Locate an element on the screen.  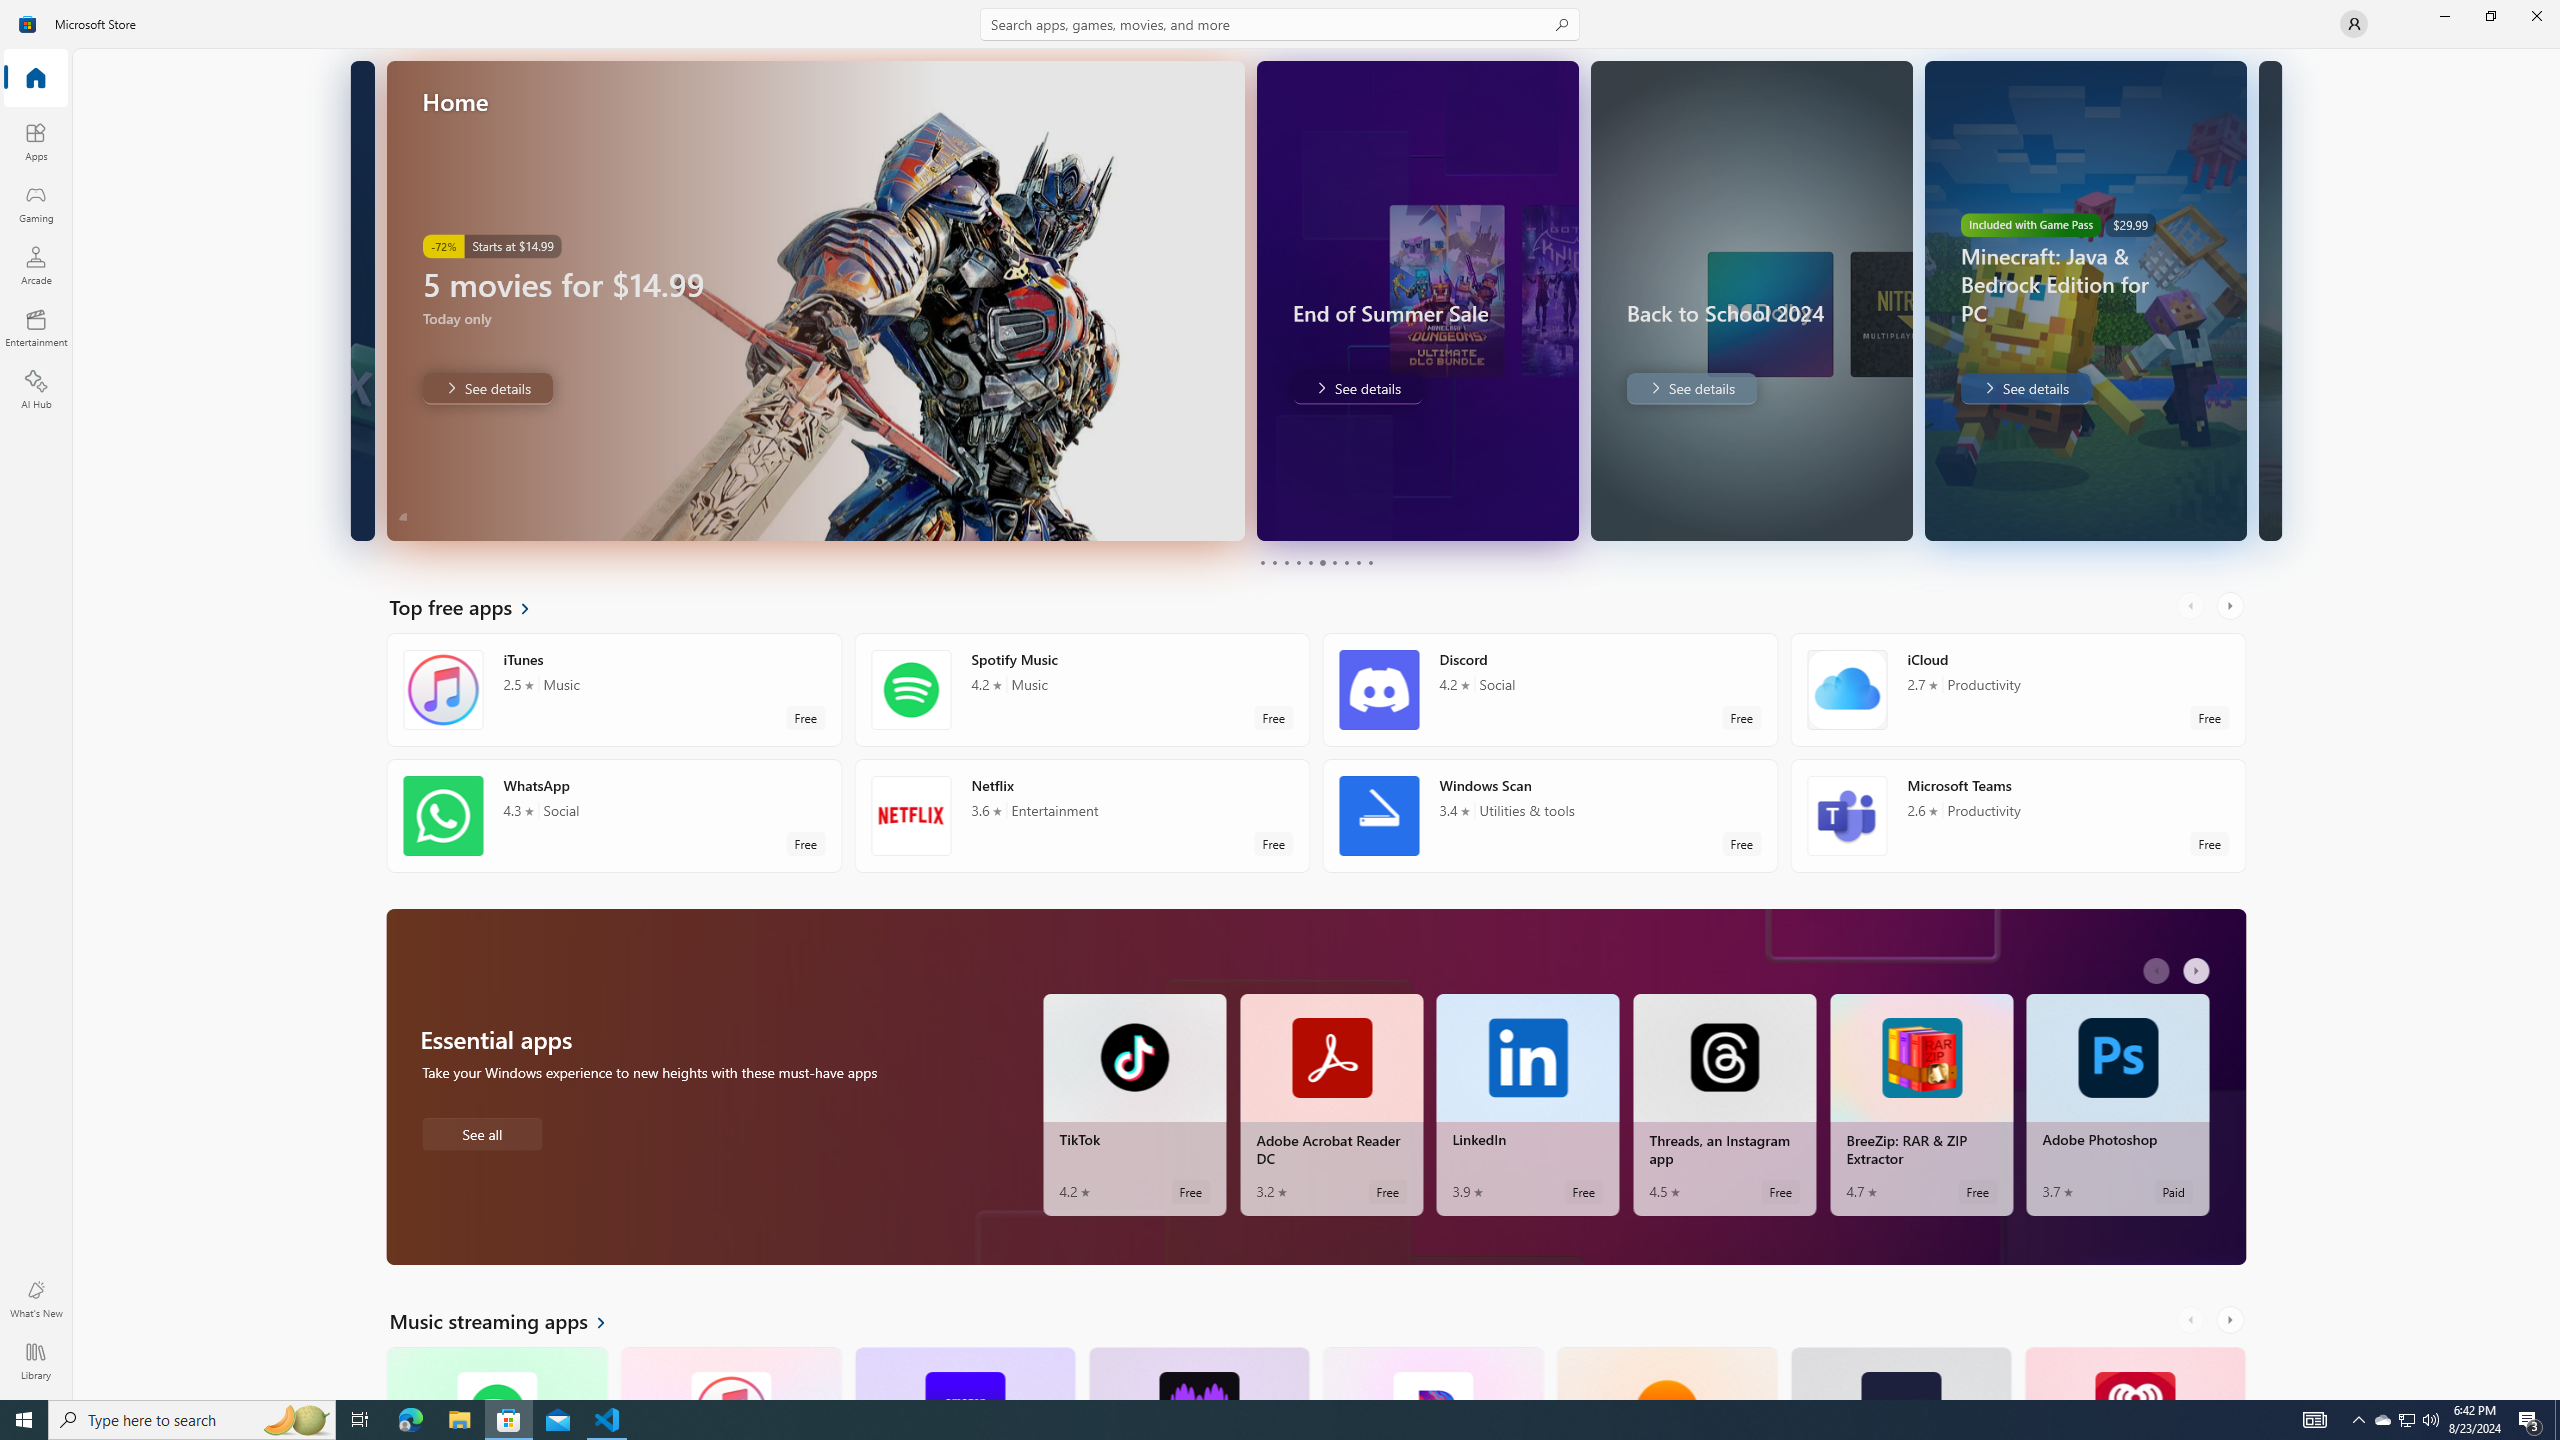
'Page 8' is located at coordinates (1345, 562).